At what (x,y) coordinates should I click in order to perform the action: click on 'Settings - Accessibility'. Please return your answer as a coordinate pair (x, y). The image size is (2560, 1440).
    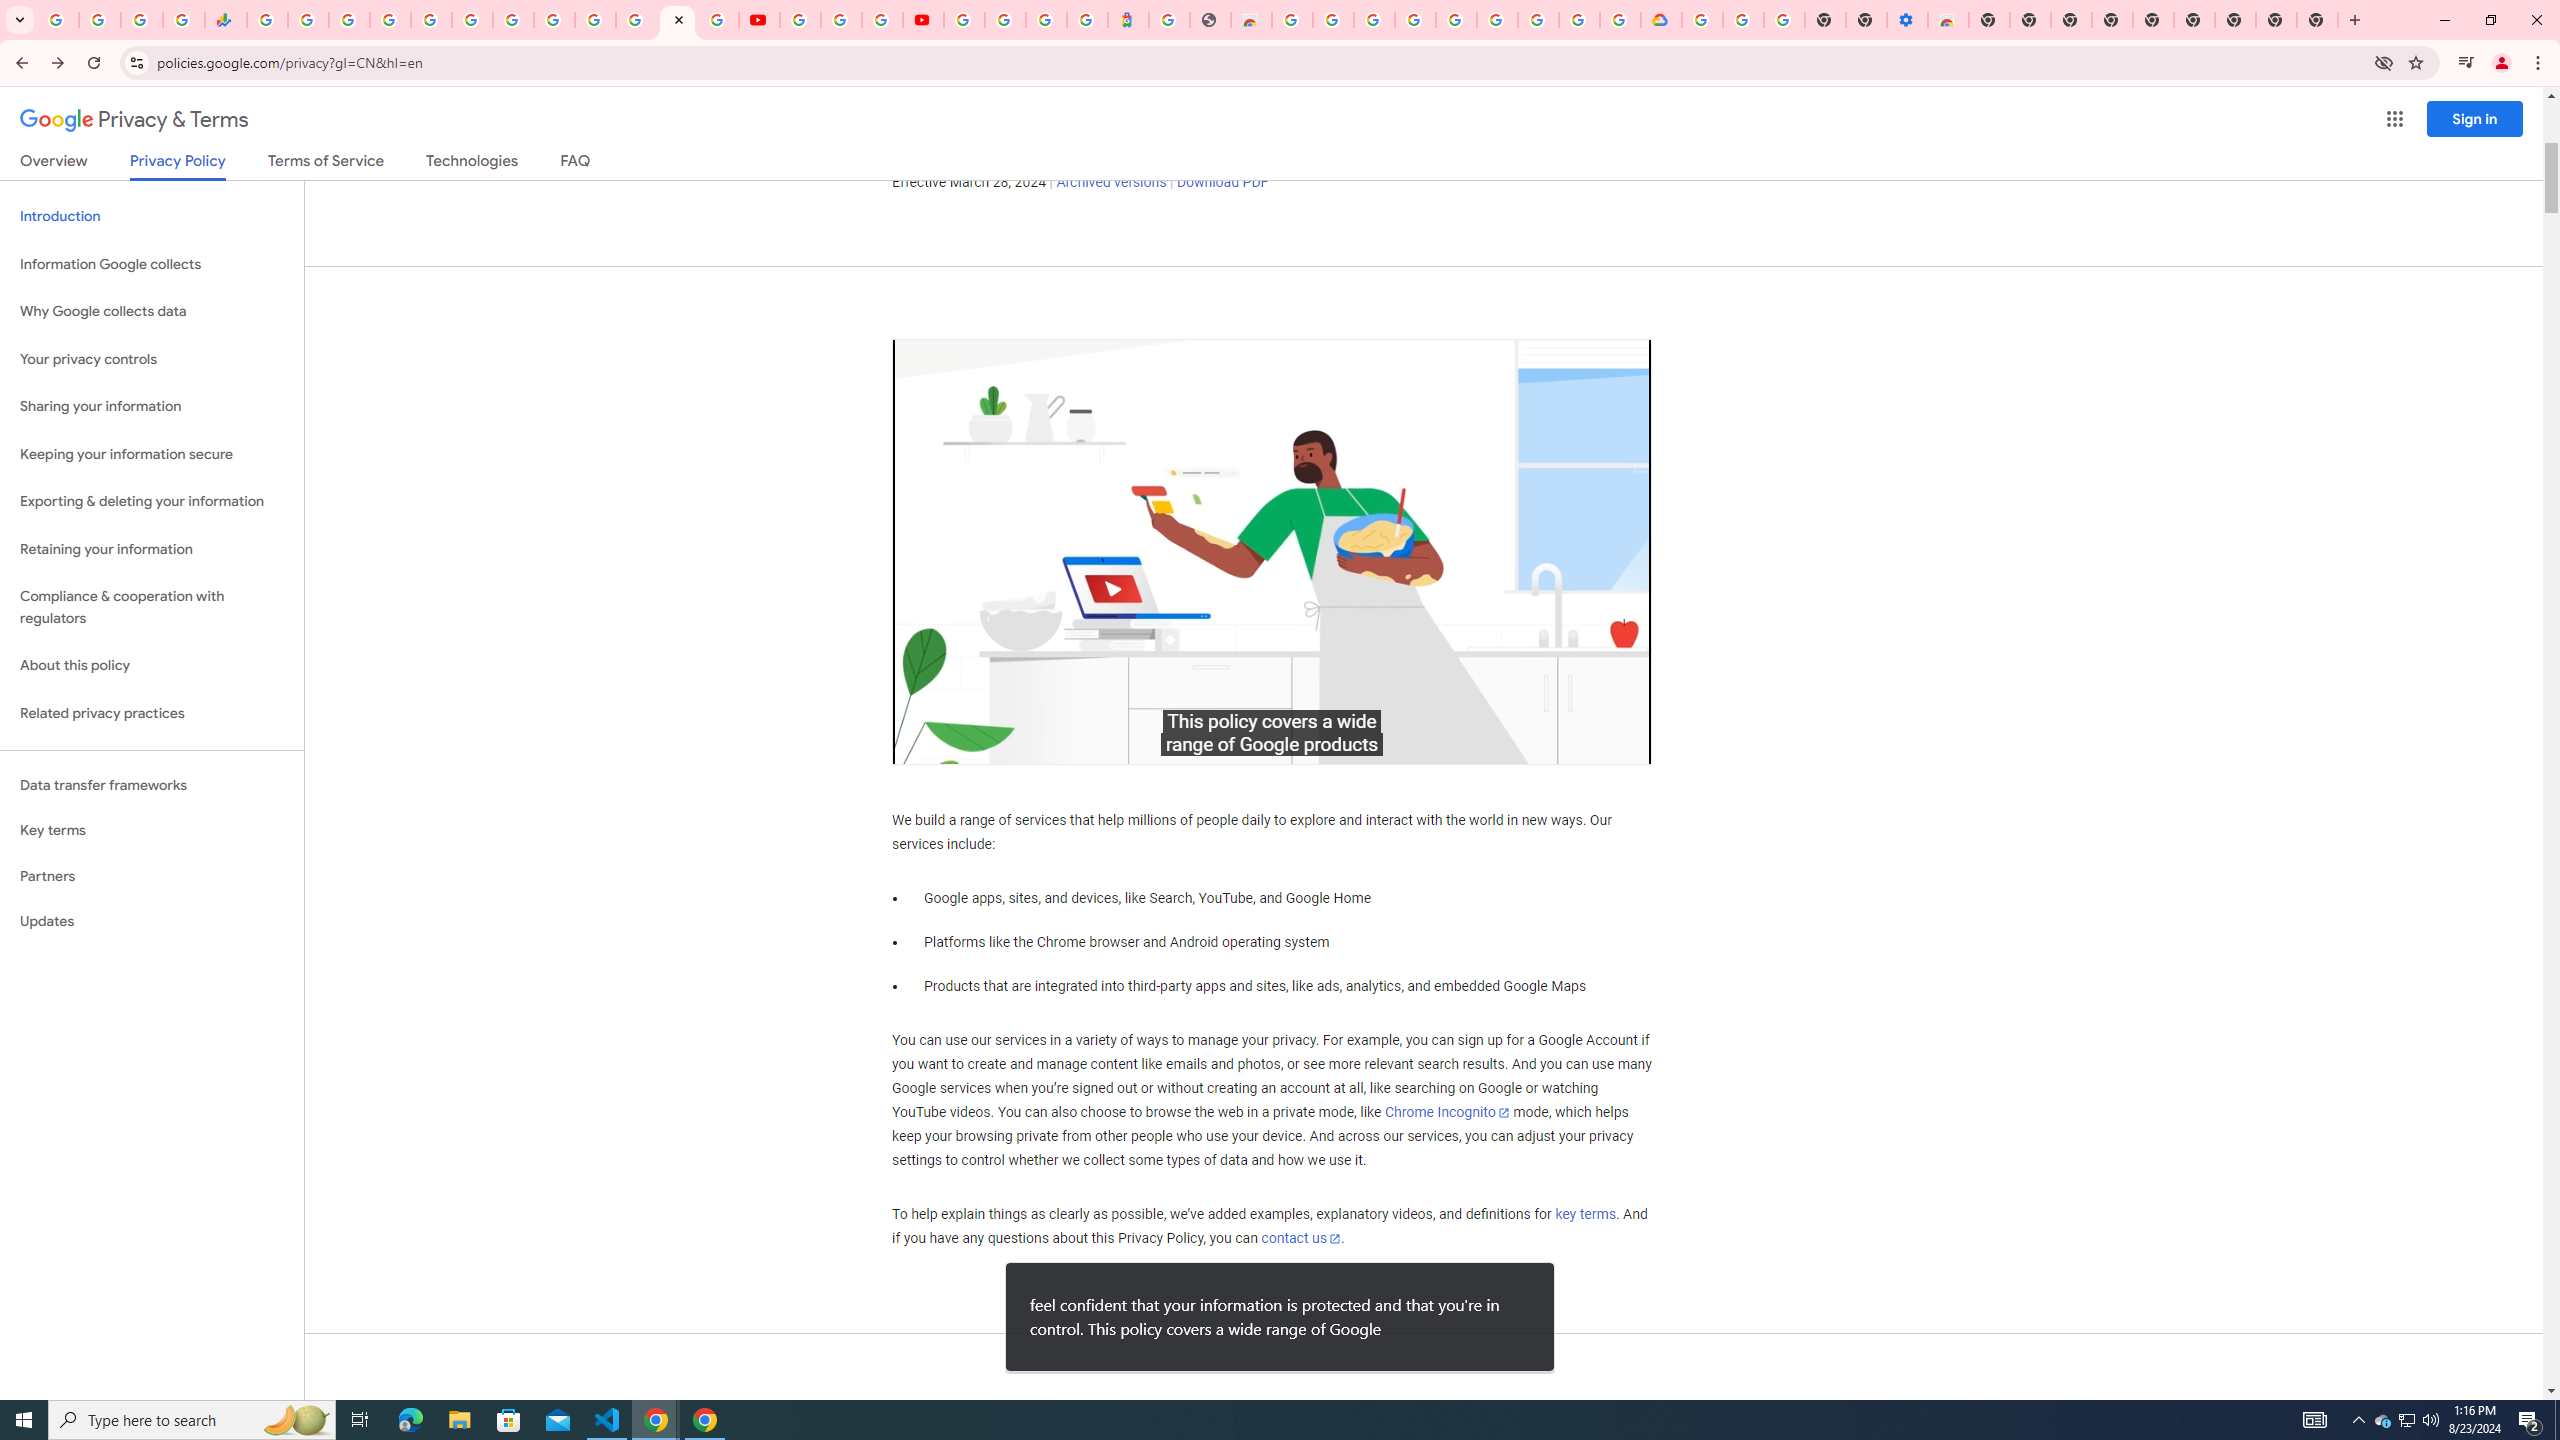
    Looking at the image, I should click on (1907, 19).